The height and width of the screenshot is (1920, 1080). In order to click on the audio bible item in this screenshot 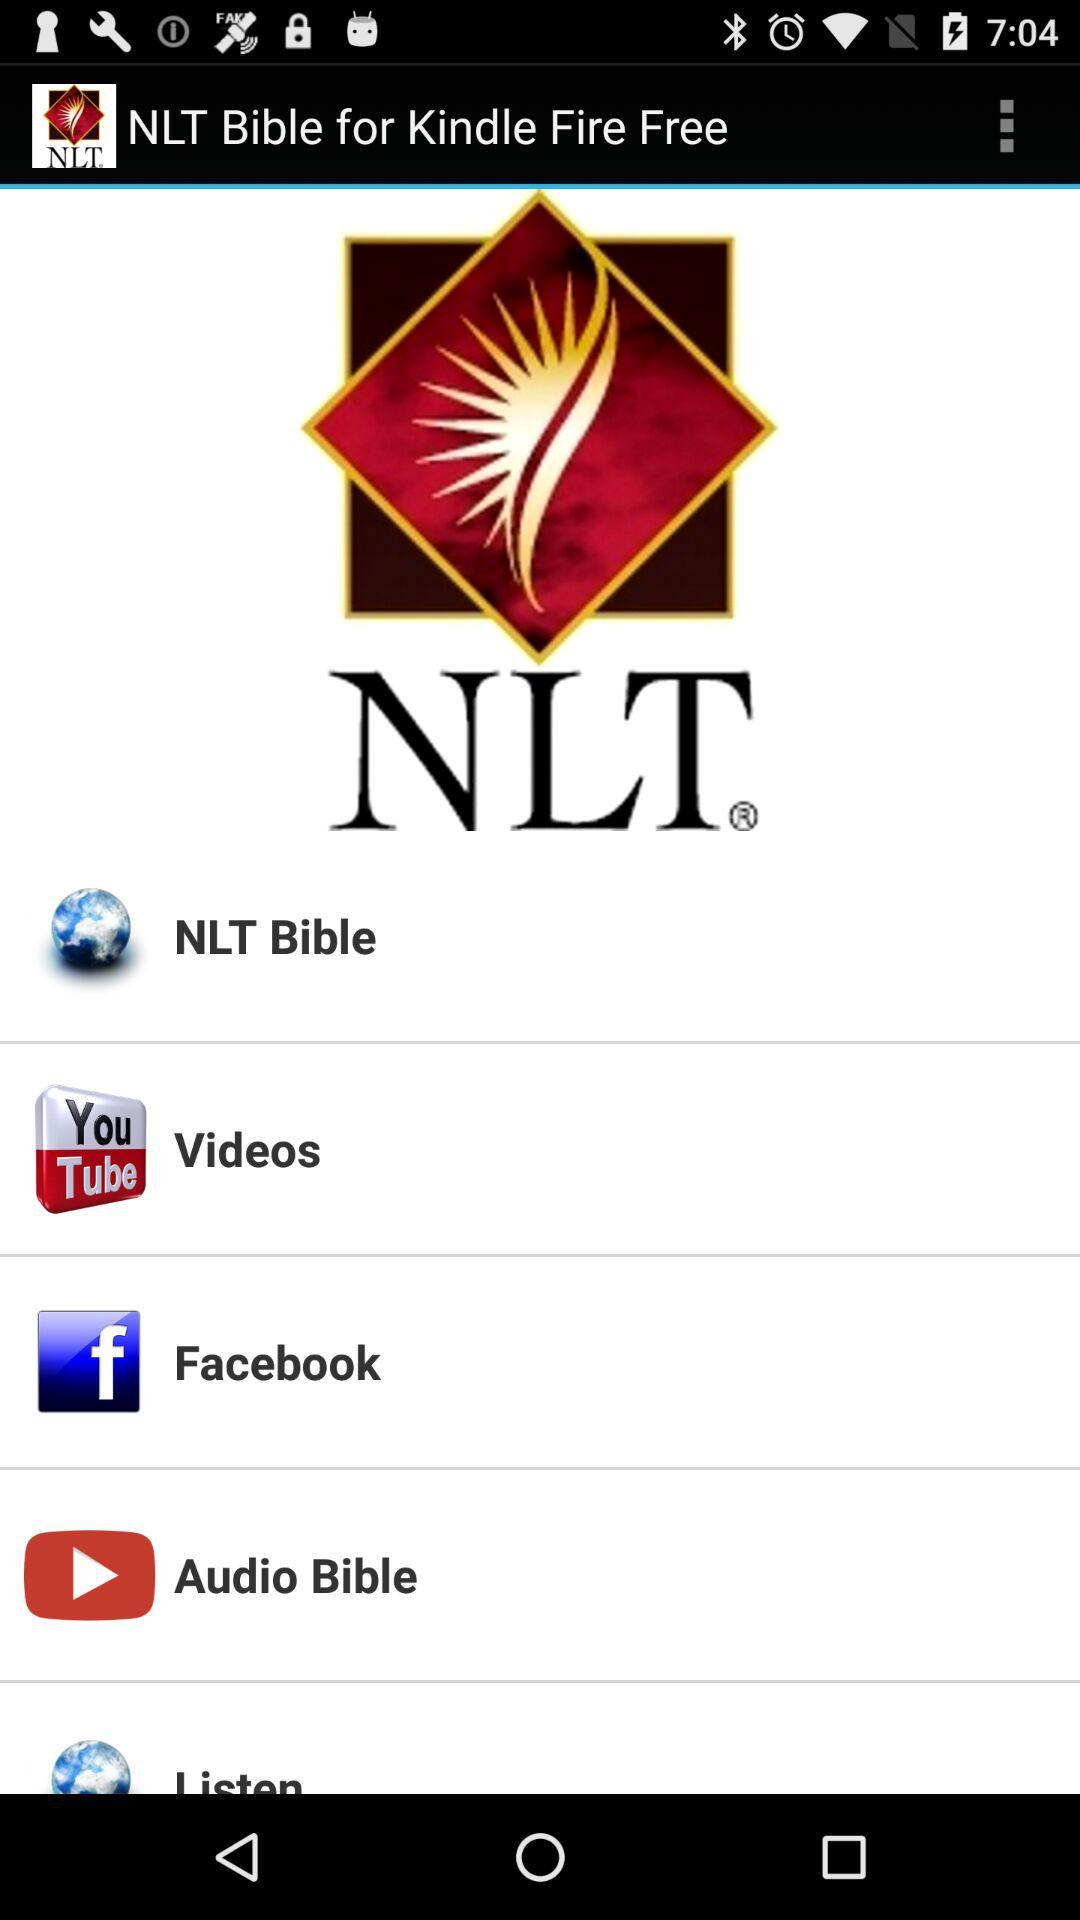, I will do `click(613, 1573)`.